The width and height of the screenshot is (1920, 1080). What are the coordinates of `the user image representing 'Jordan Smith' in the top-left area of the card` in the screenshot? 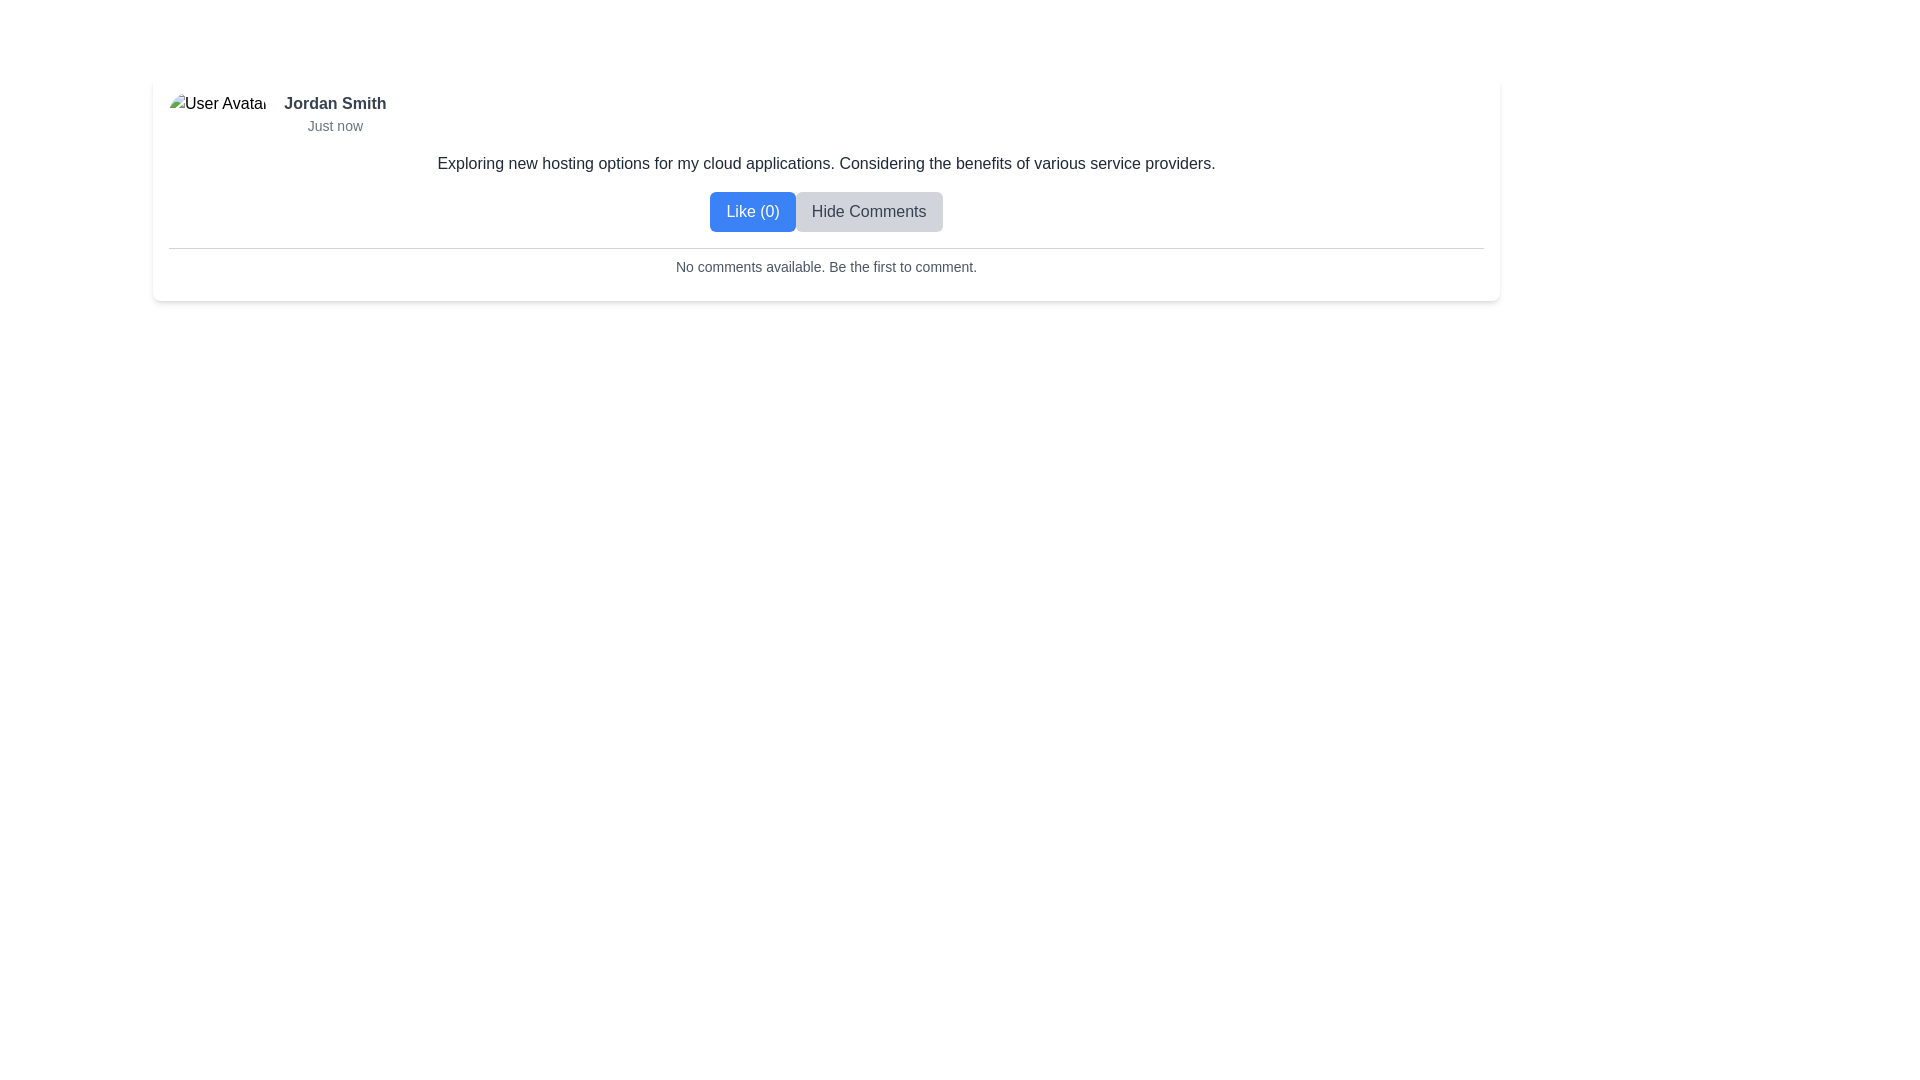 It's located at (218, 104).